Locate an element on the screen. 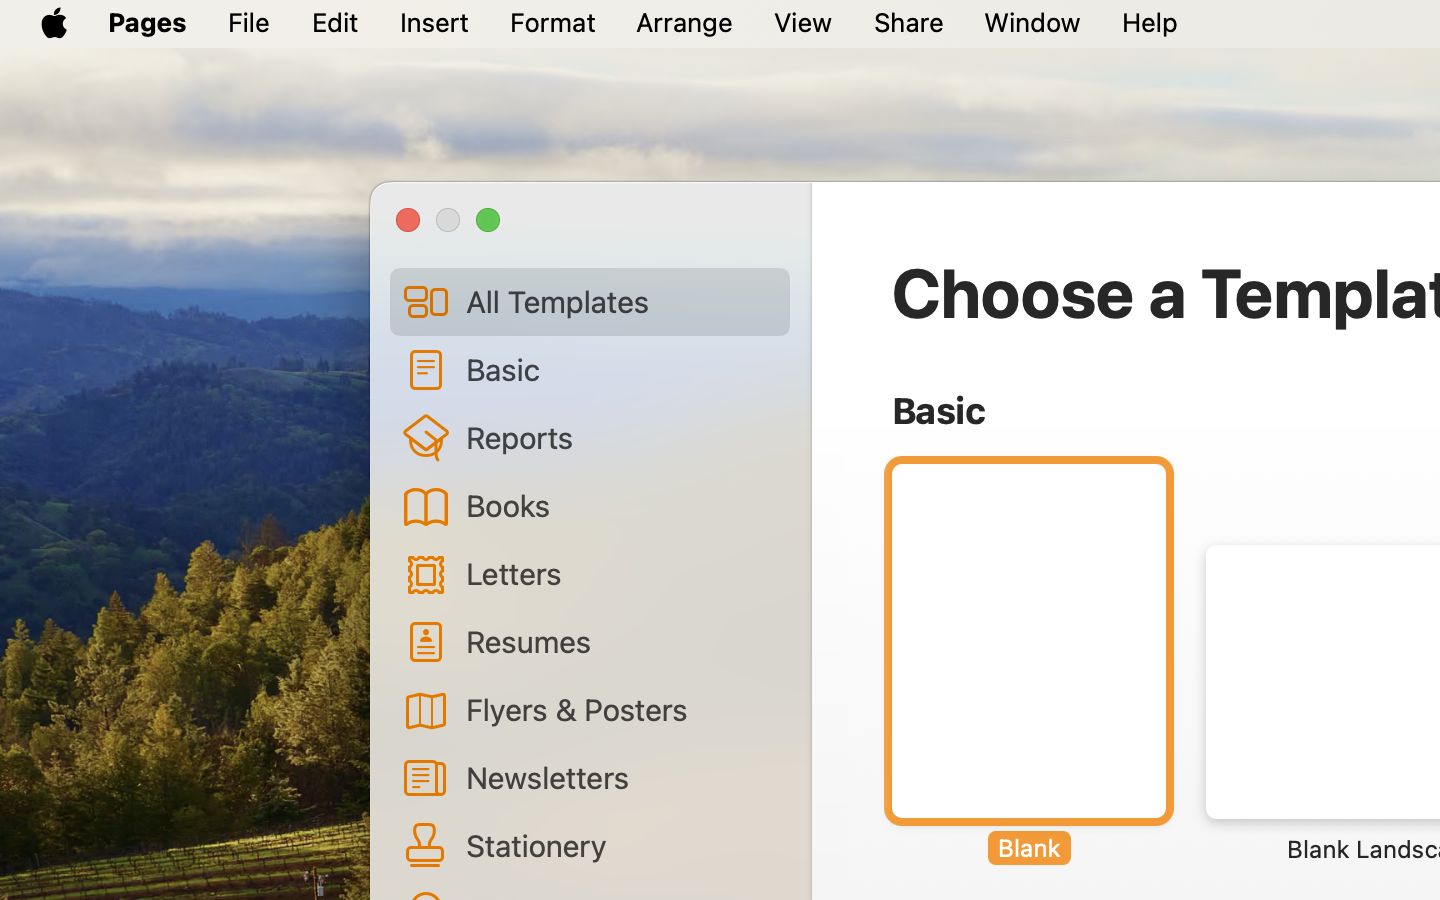 This screenshot has height=900, width=1440. 'Books' is located at coordinates (619, 503).